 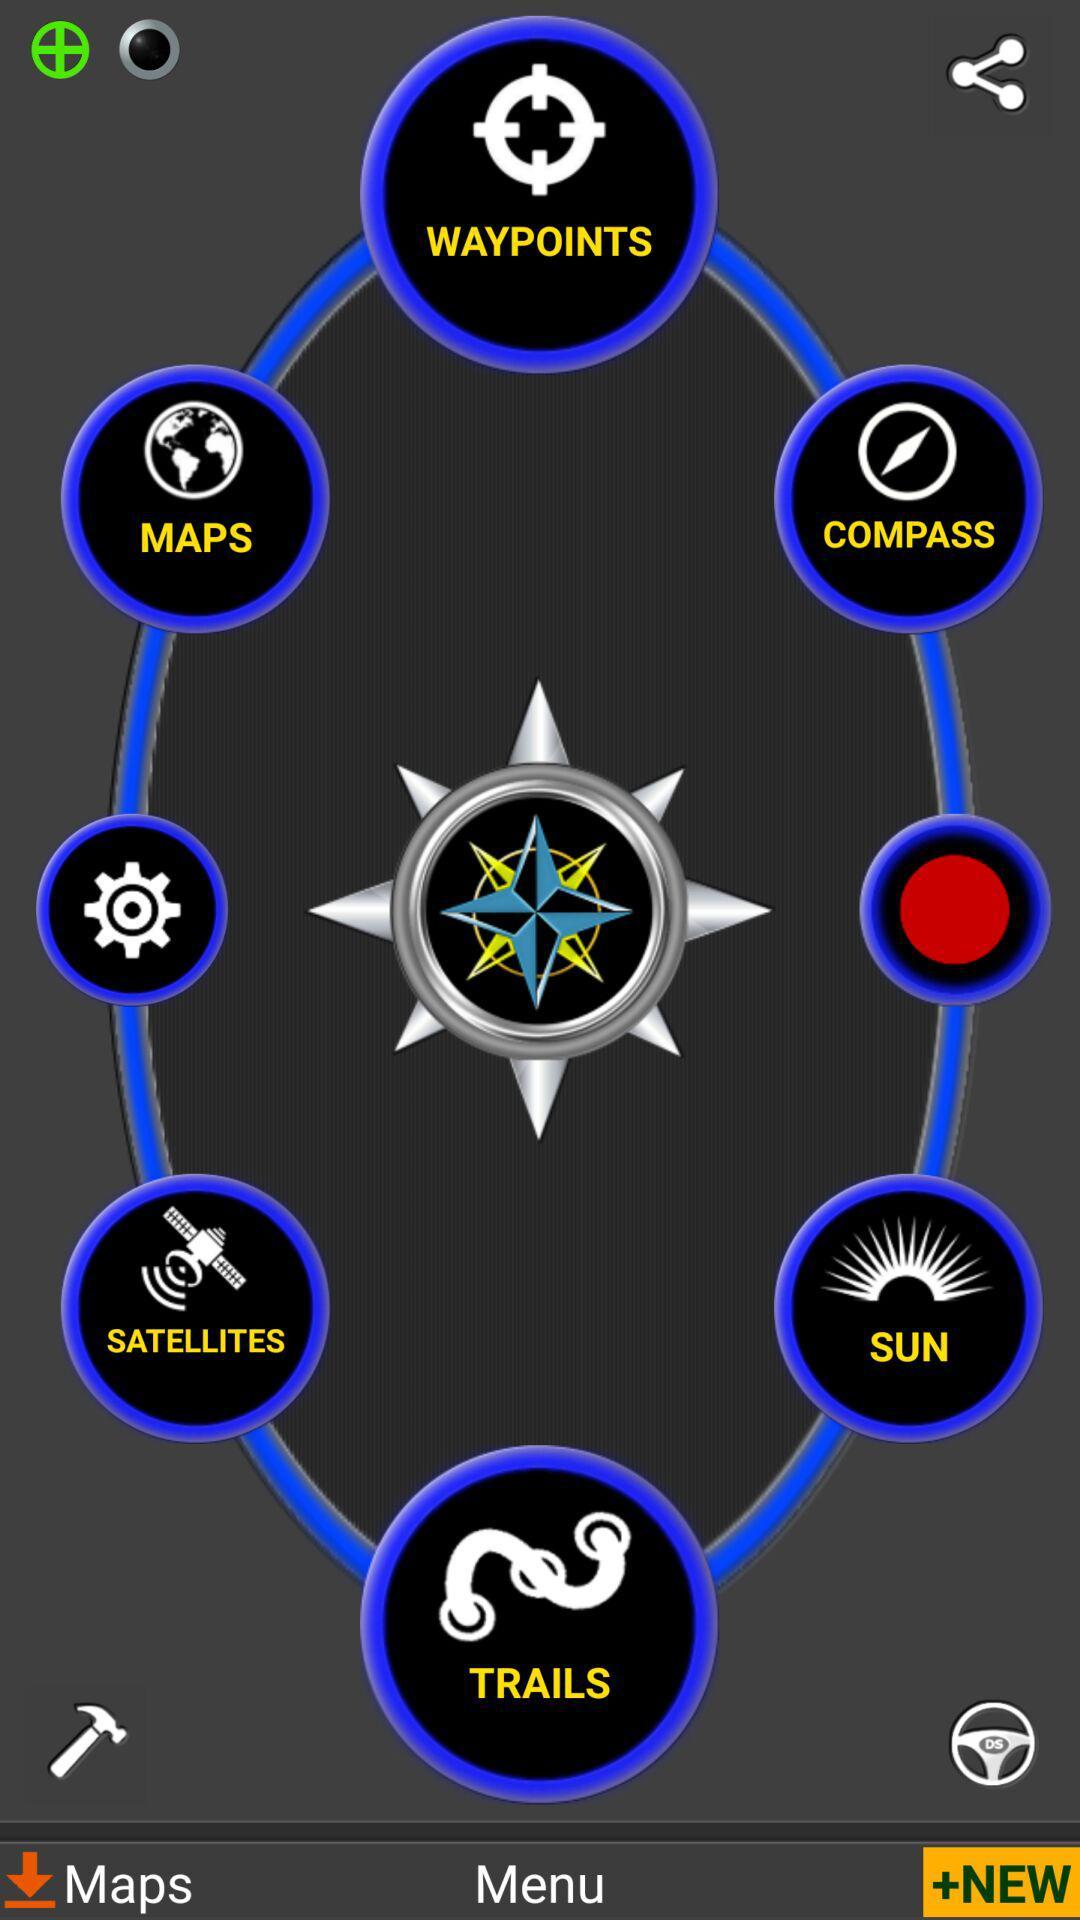 I want to click on the settings icon above satellites, so click(x=132, y=909).